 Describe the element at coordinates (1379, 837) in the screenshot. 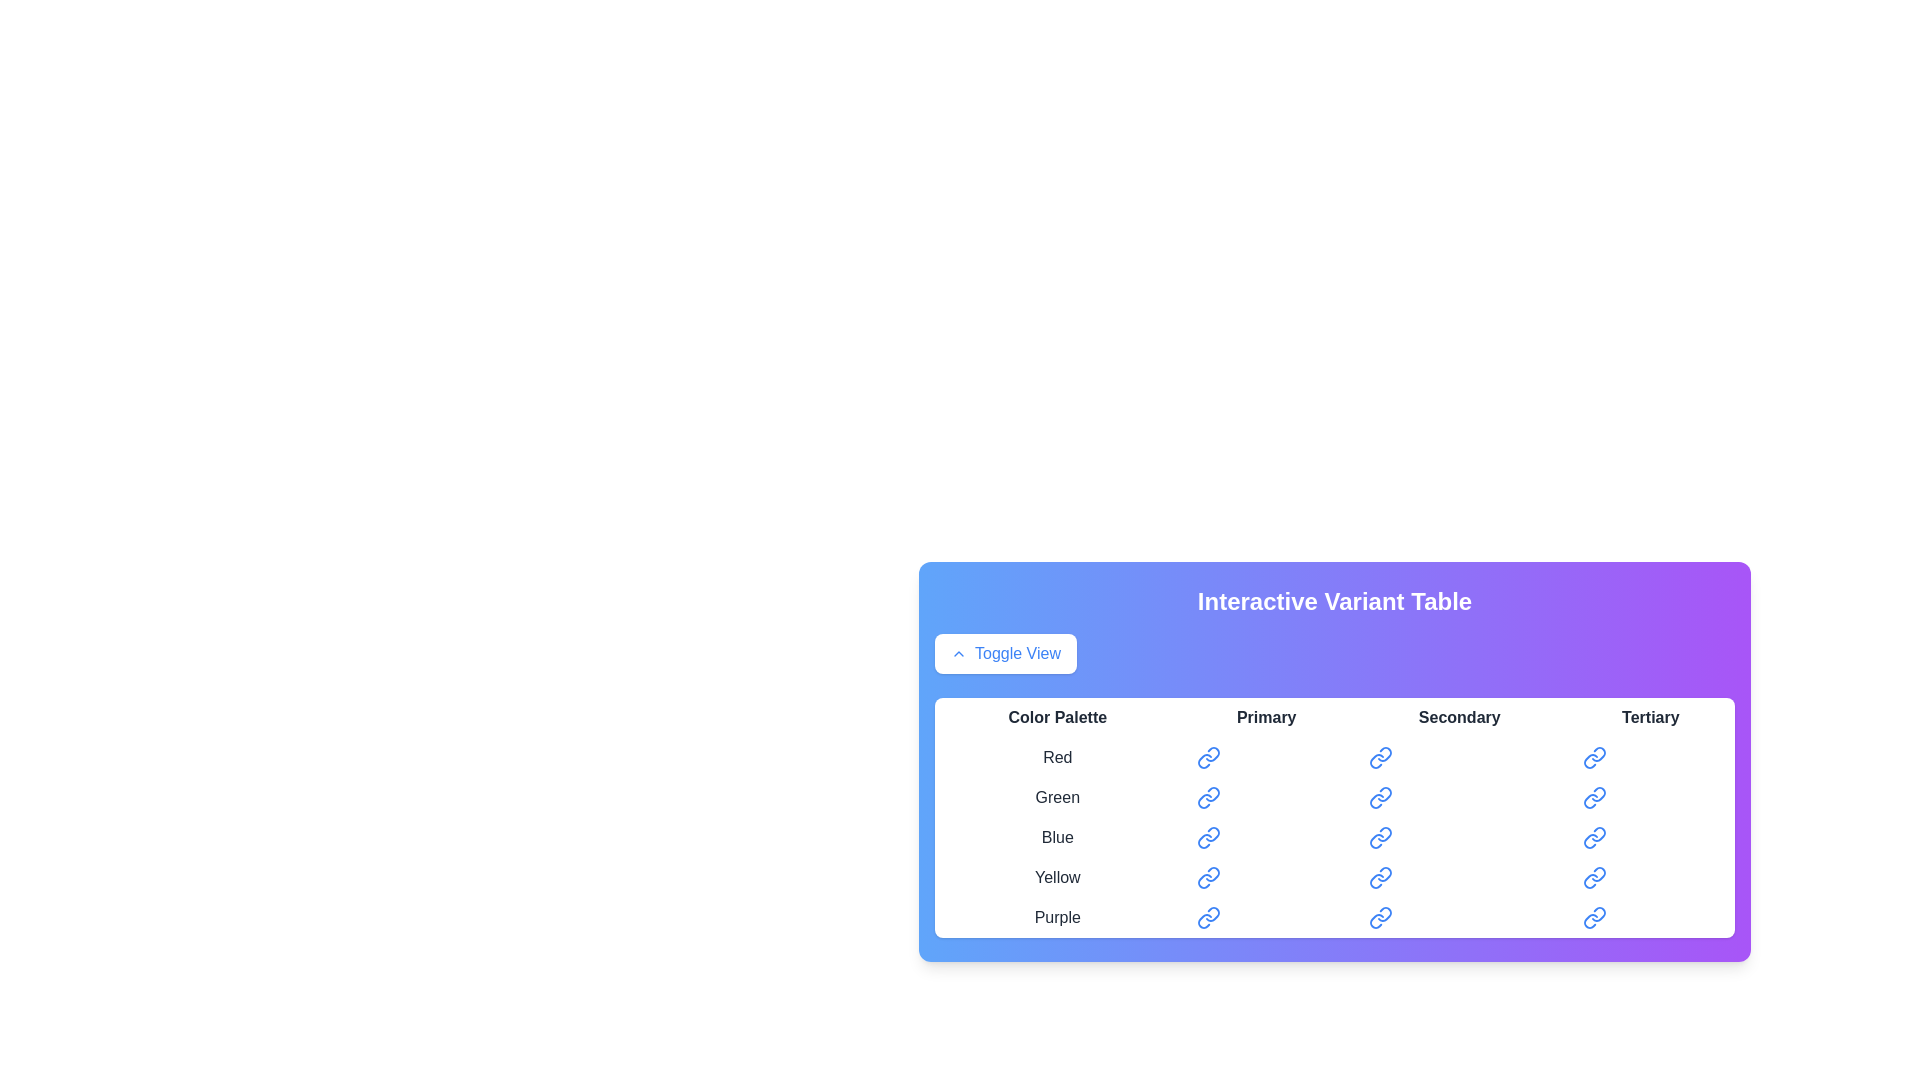

I see `the hyperlink icon located in the 'Secondary' column of the 'Blue' row` at that location.